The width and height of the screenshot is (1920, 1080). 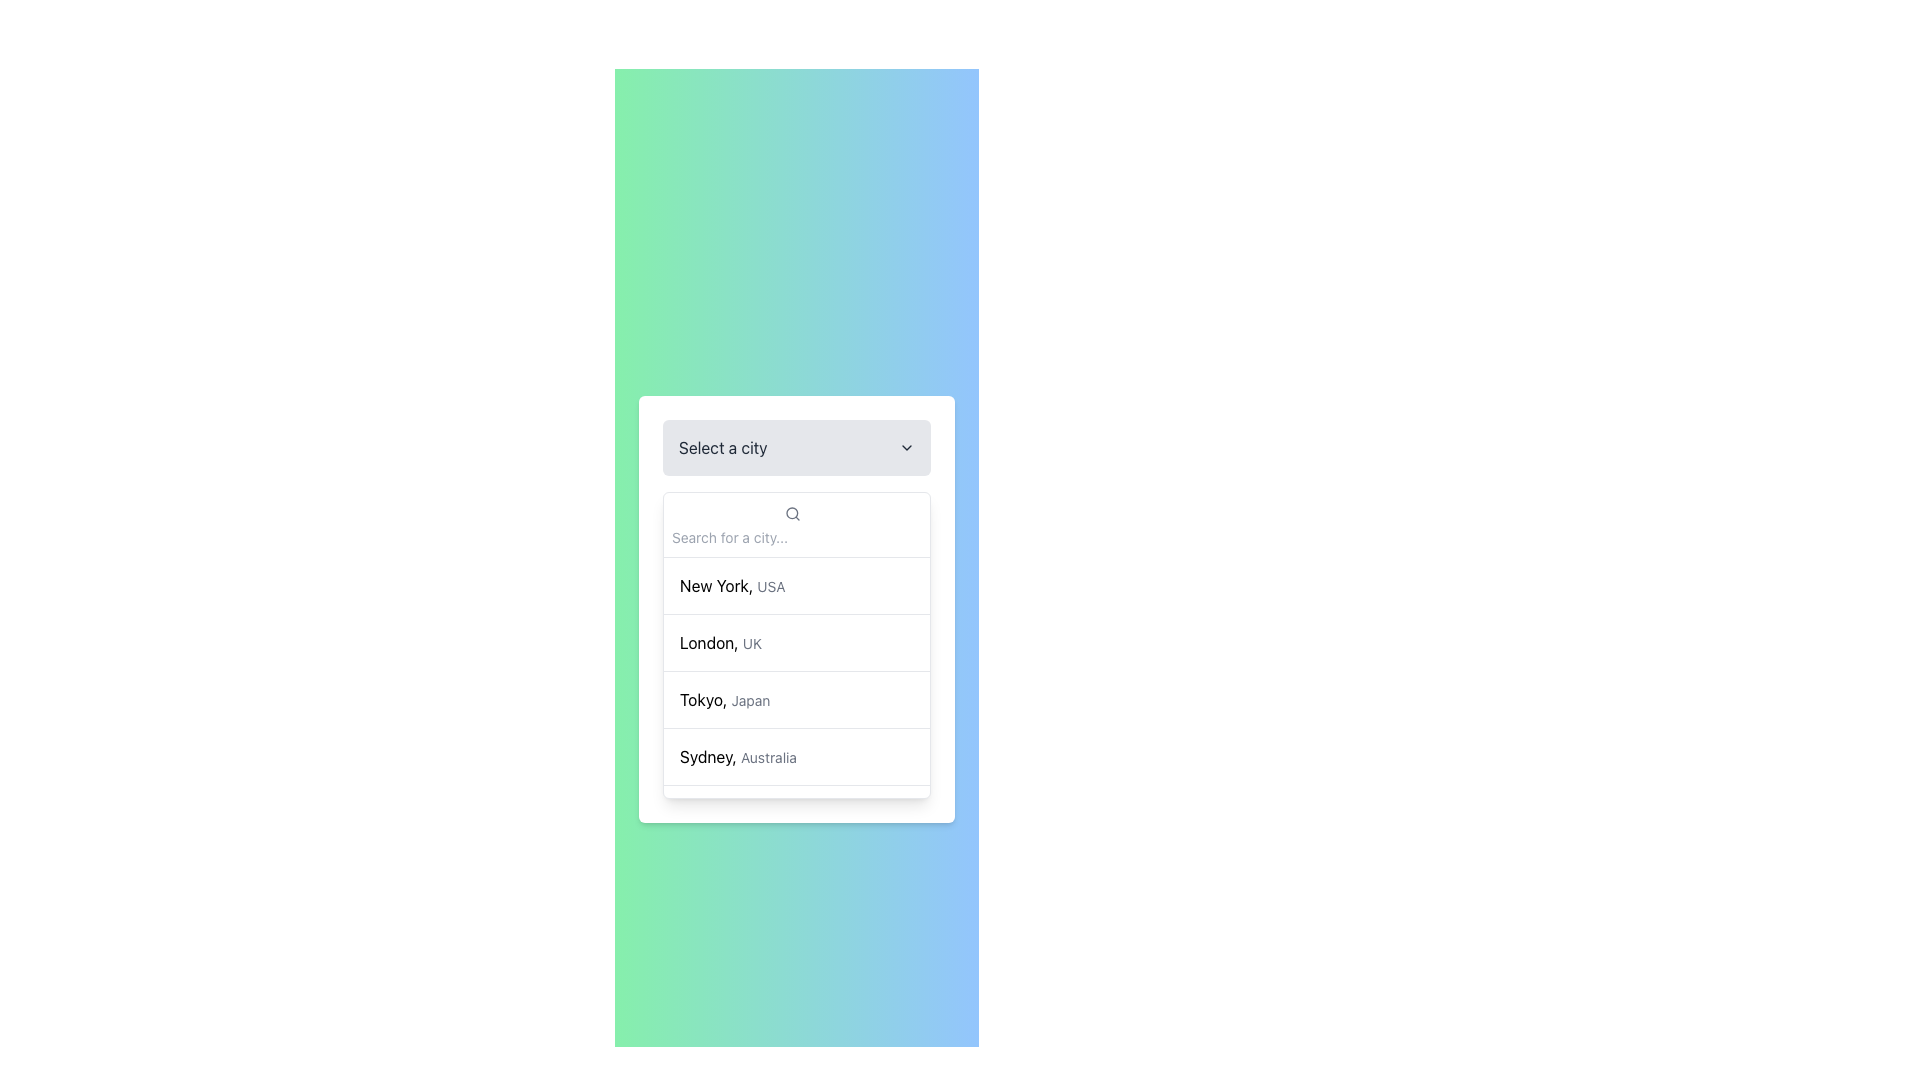 I want to click on the text label for 'Tokyo, Japan' in the city selection dropdown list, so click(x=724, y=698).